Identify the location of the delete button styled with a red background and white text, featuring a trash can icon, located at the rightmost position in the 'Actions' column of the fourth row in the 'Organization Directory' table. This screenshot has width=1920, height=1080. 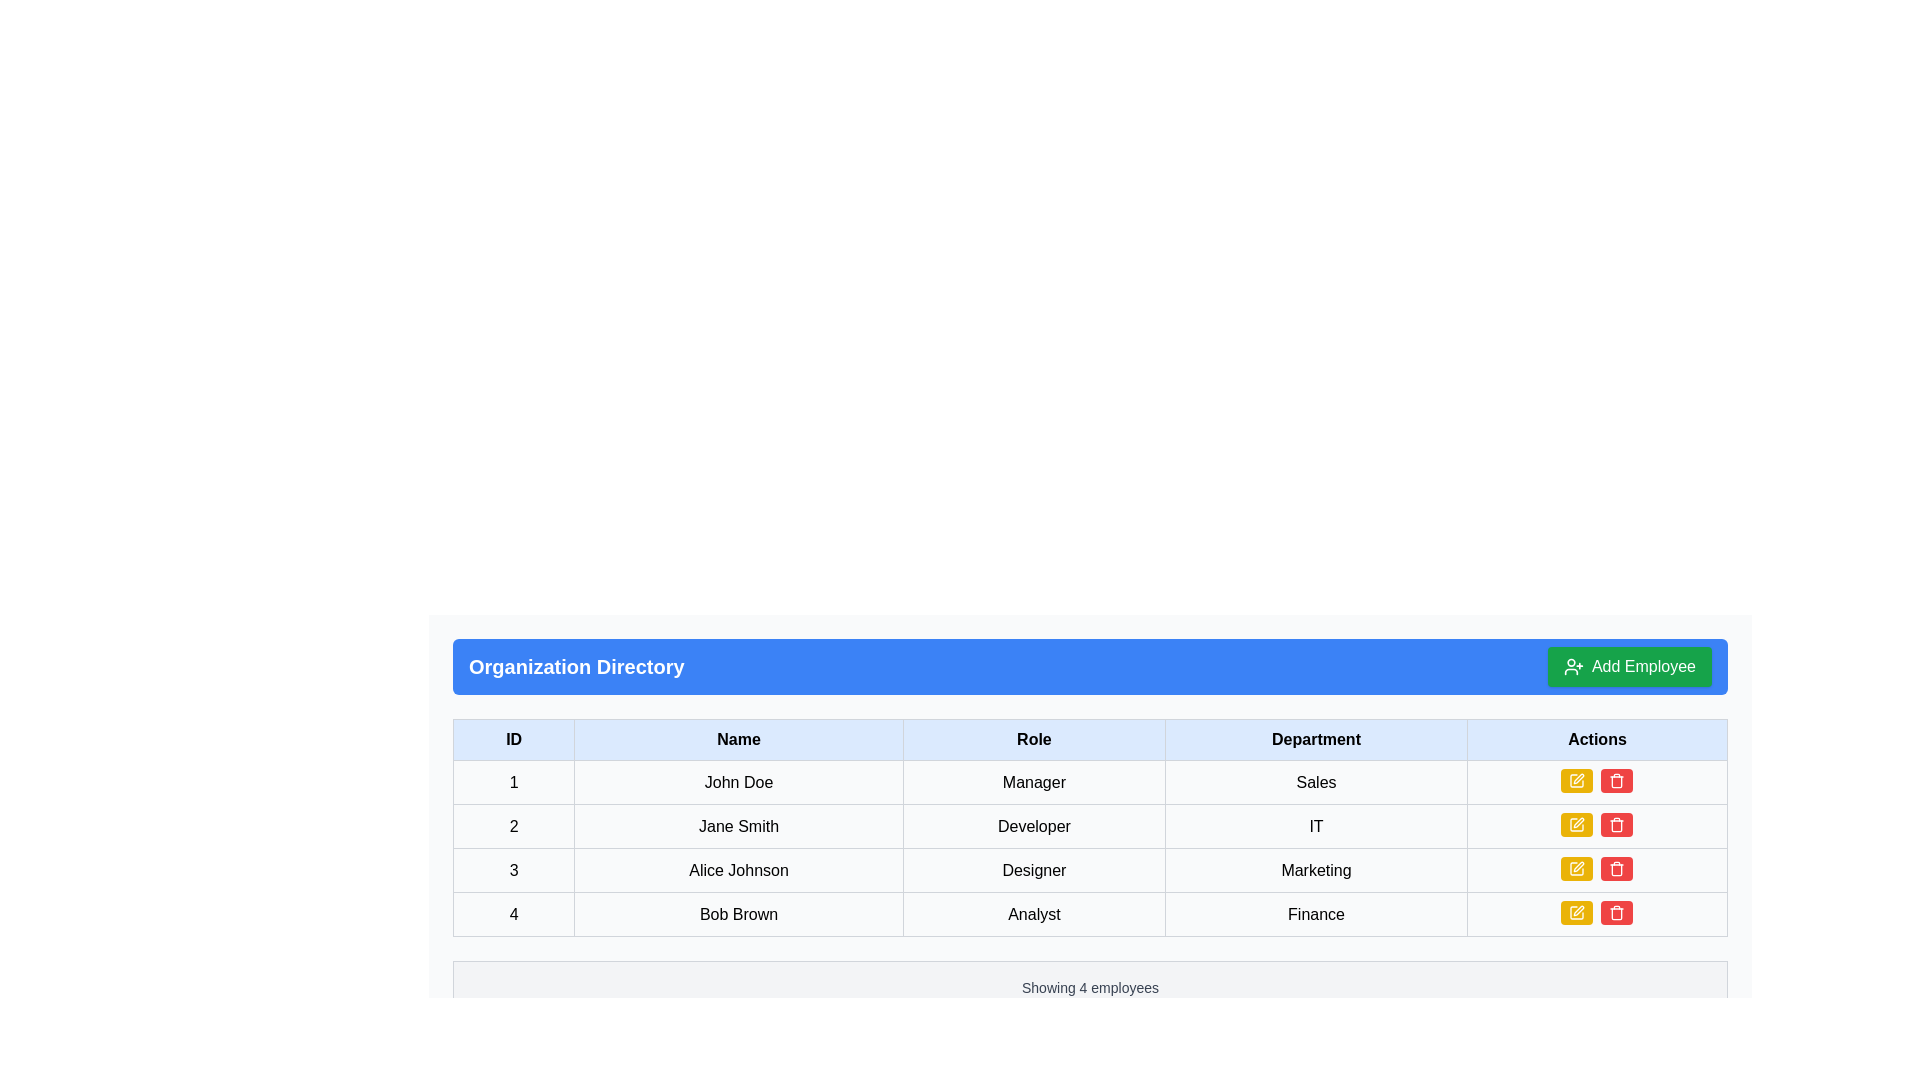
(1617, 779).